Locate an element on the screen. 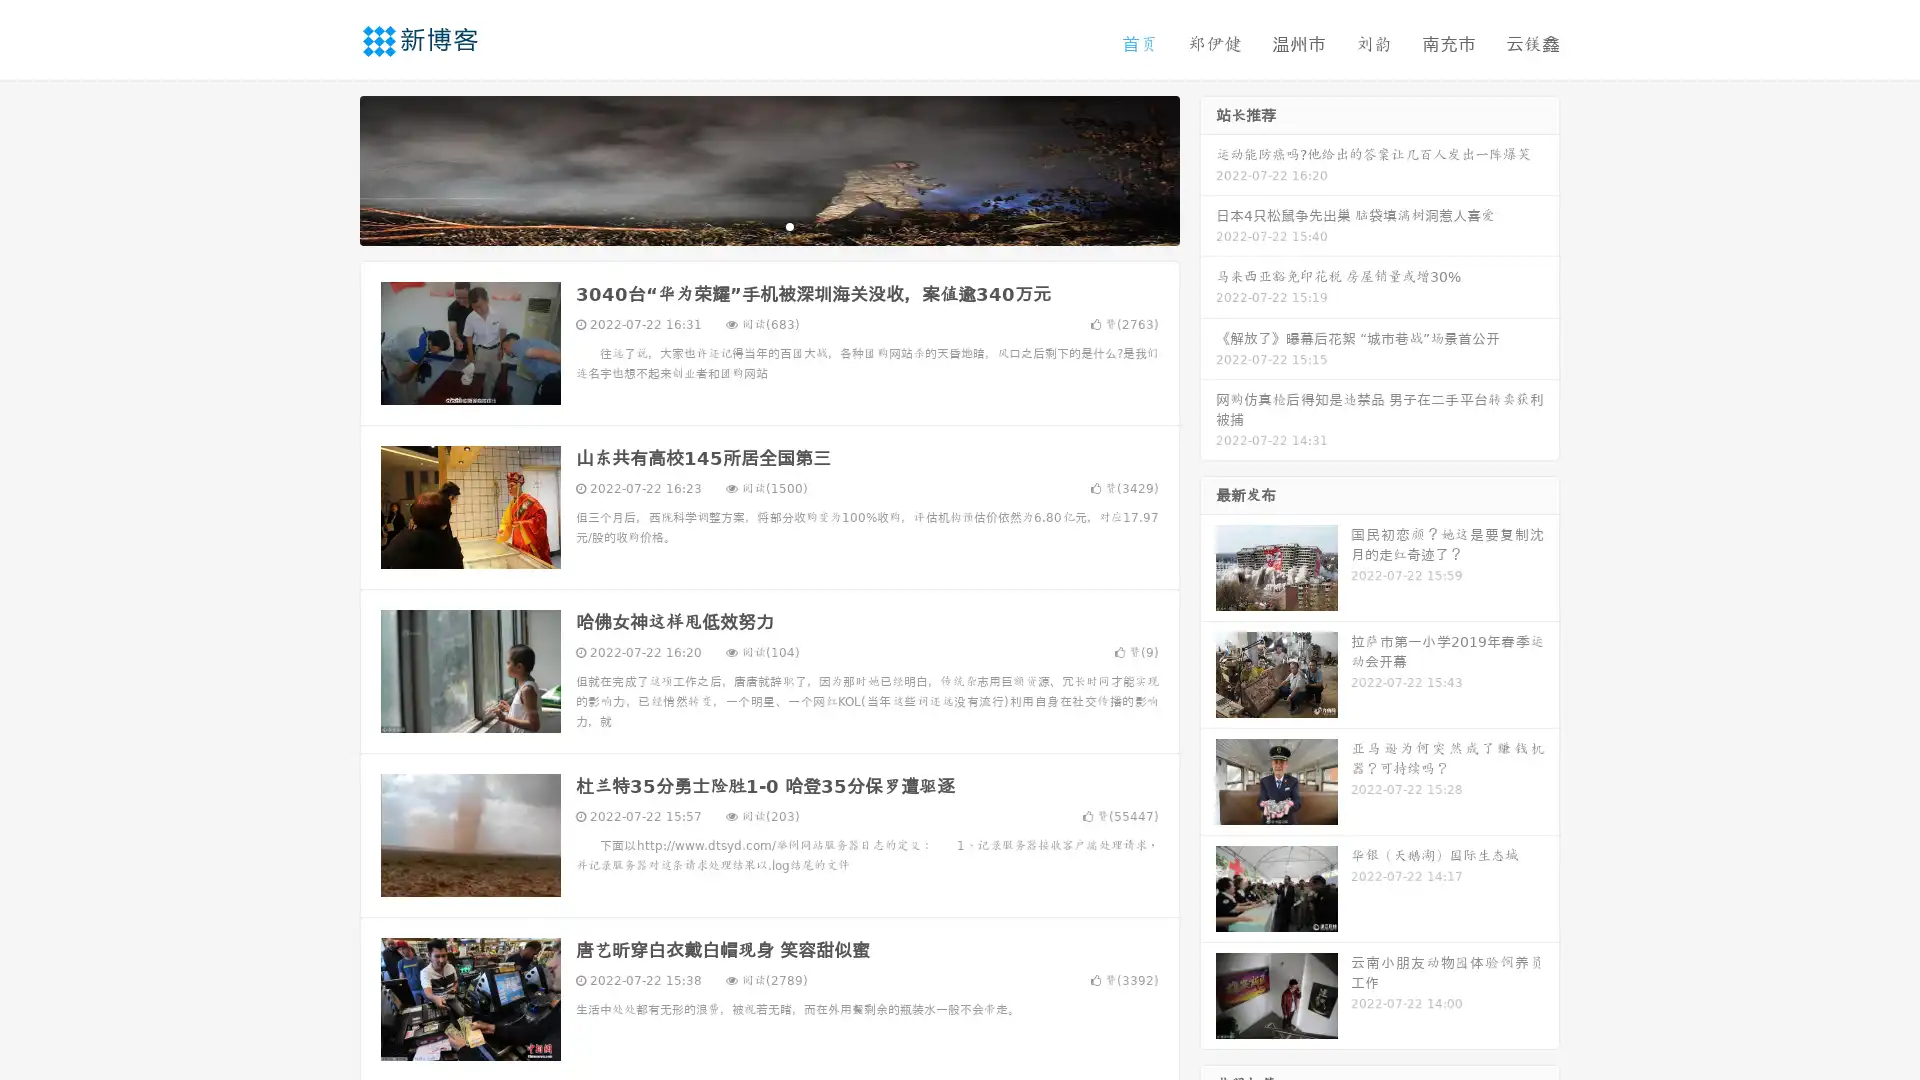  Next slide is located at coordinates (1208, 168).